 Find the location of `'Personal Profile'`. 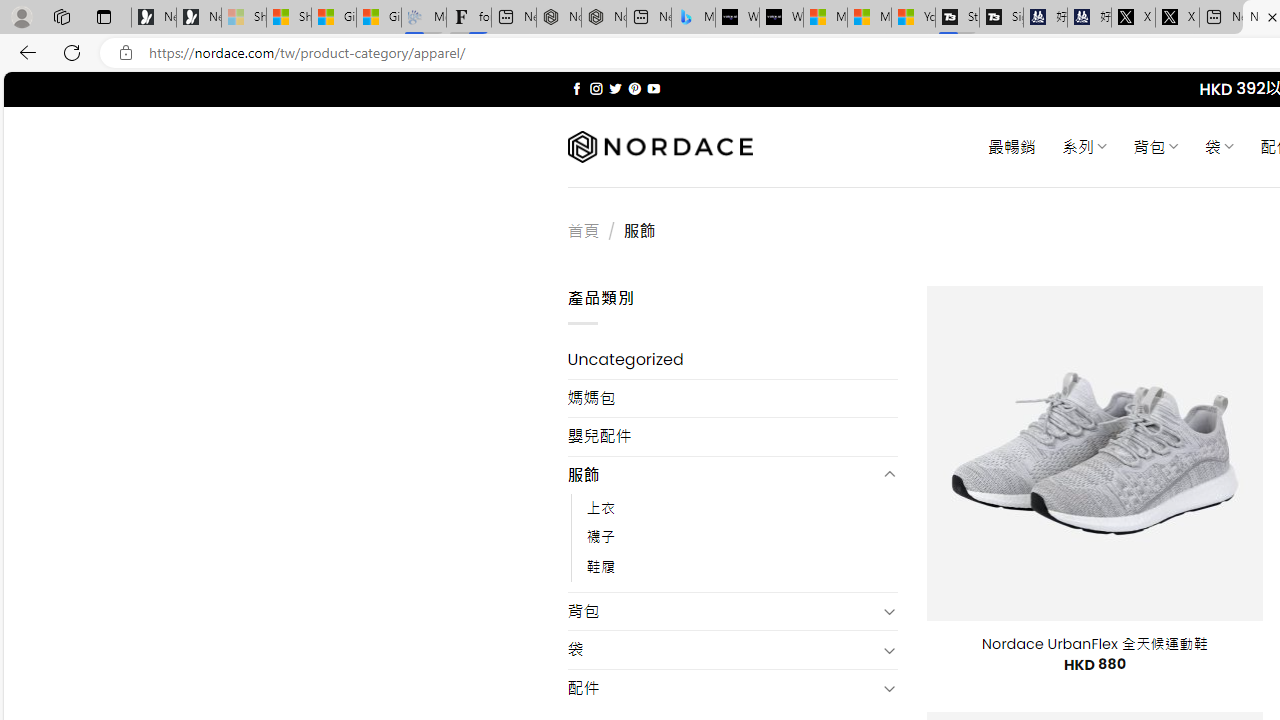

'Personal Profile' is located at coordinates (21, 16).